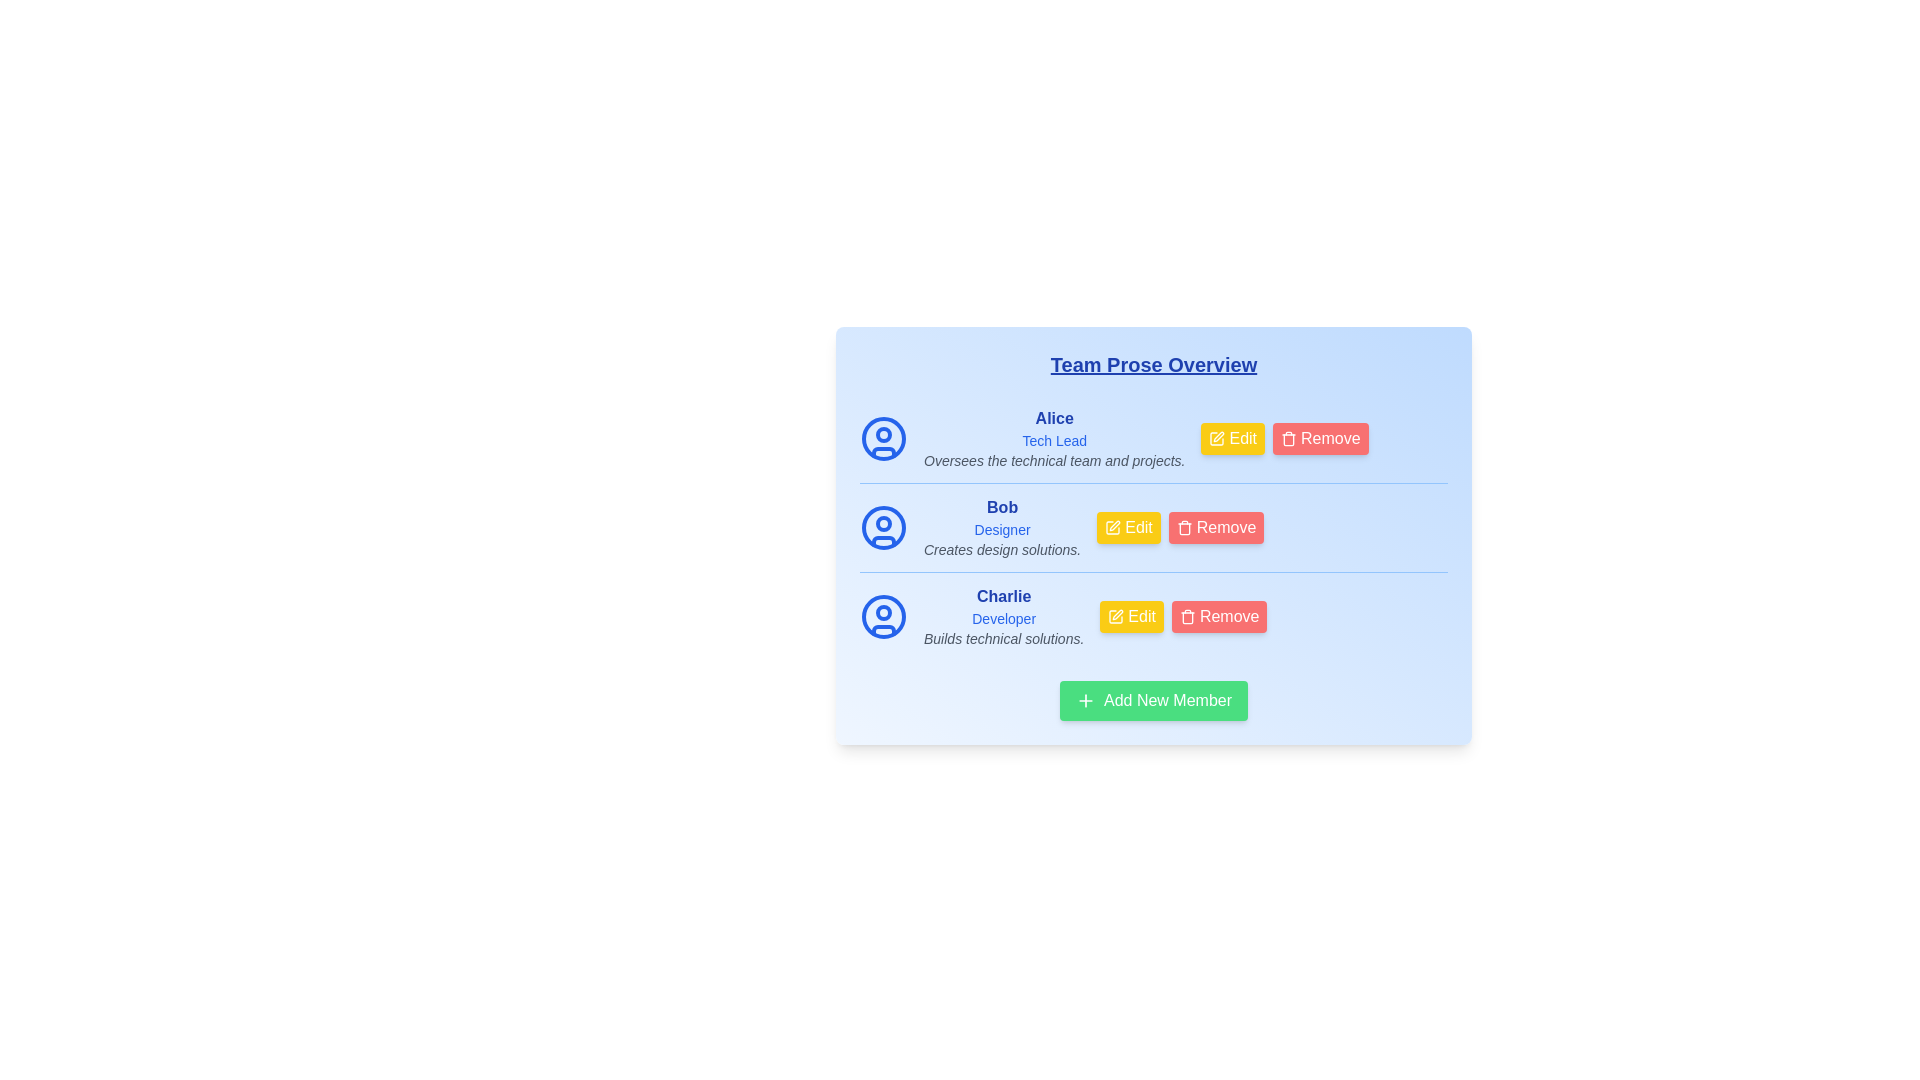  I want to click on the red rectangular button labeled 'Remove' with a trash can icon on its left, located in the upper-right corner of Alice's detail section, so click(1320, 438).